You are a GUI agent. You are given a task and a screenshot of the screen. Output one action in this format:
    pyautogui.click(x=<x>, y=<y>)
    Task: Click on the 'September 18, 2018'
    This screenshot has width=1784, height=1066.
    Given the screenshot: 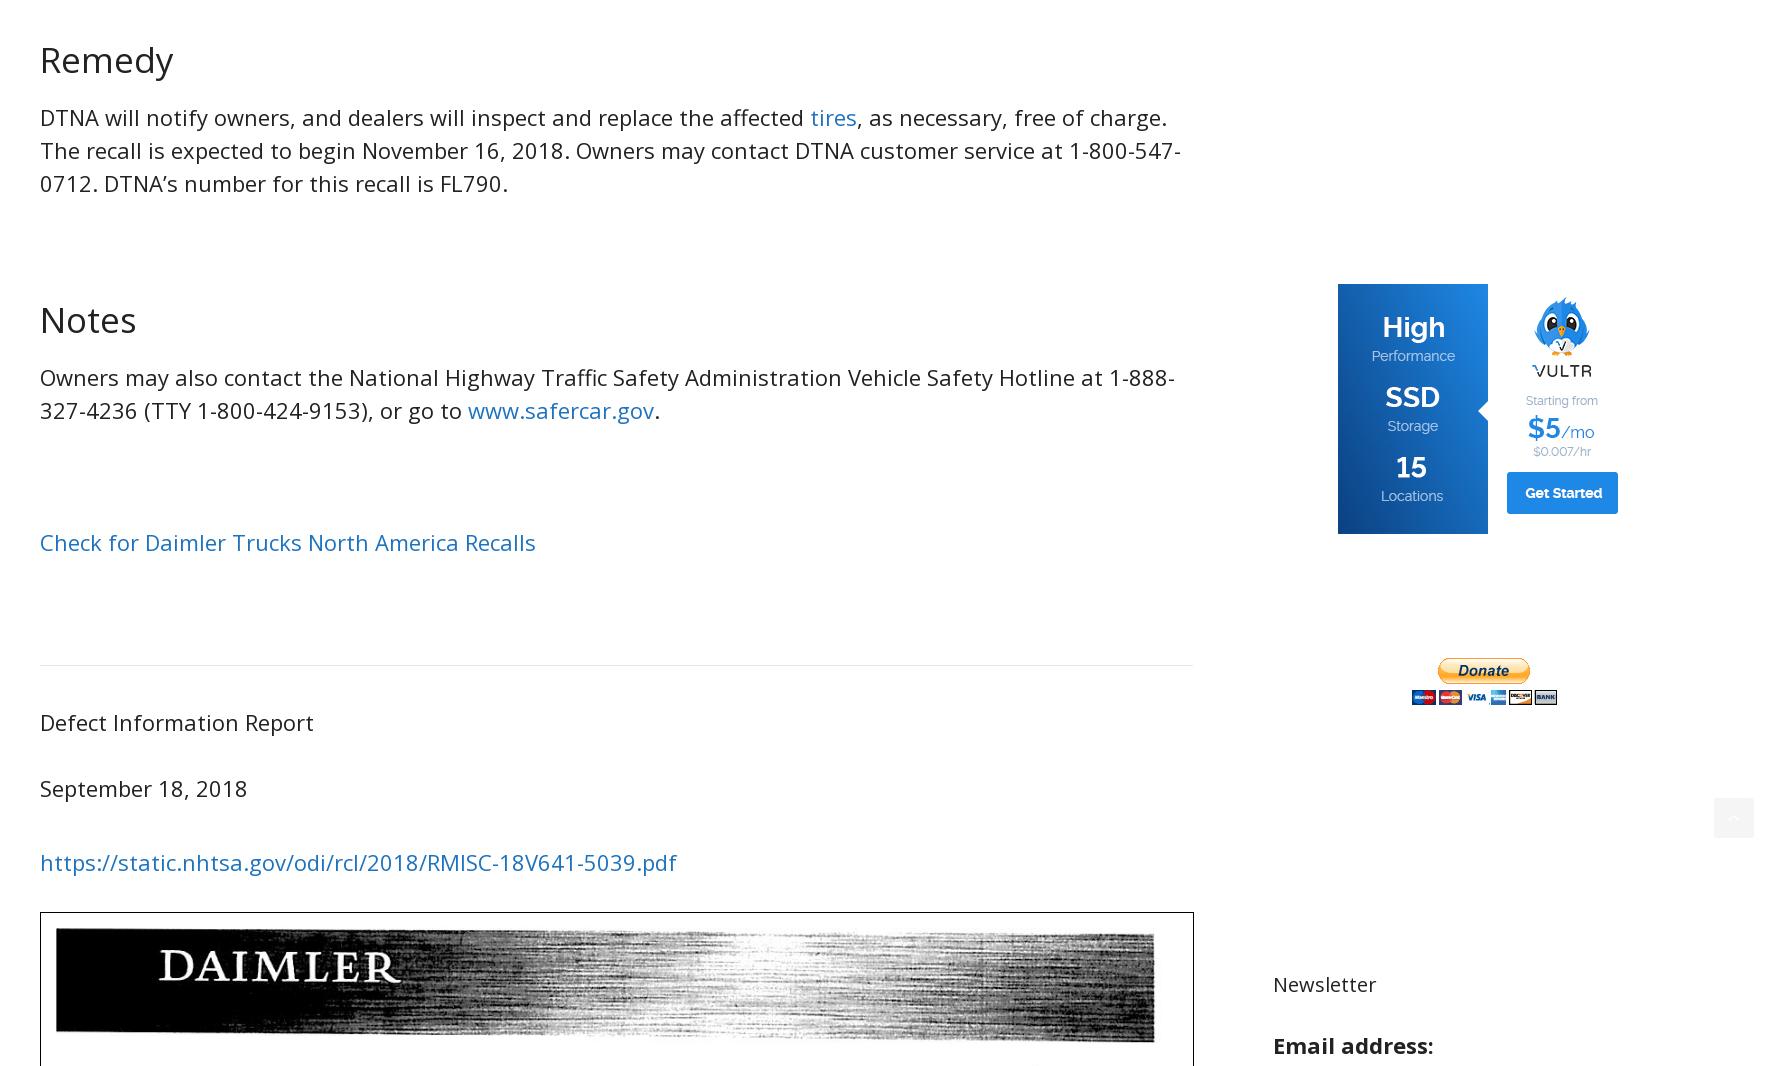 What is the action you would take?
    pyautogui.click(x=142, y=786)
    